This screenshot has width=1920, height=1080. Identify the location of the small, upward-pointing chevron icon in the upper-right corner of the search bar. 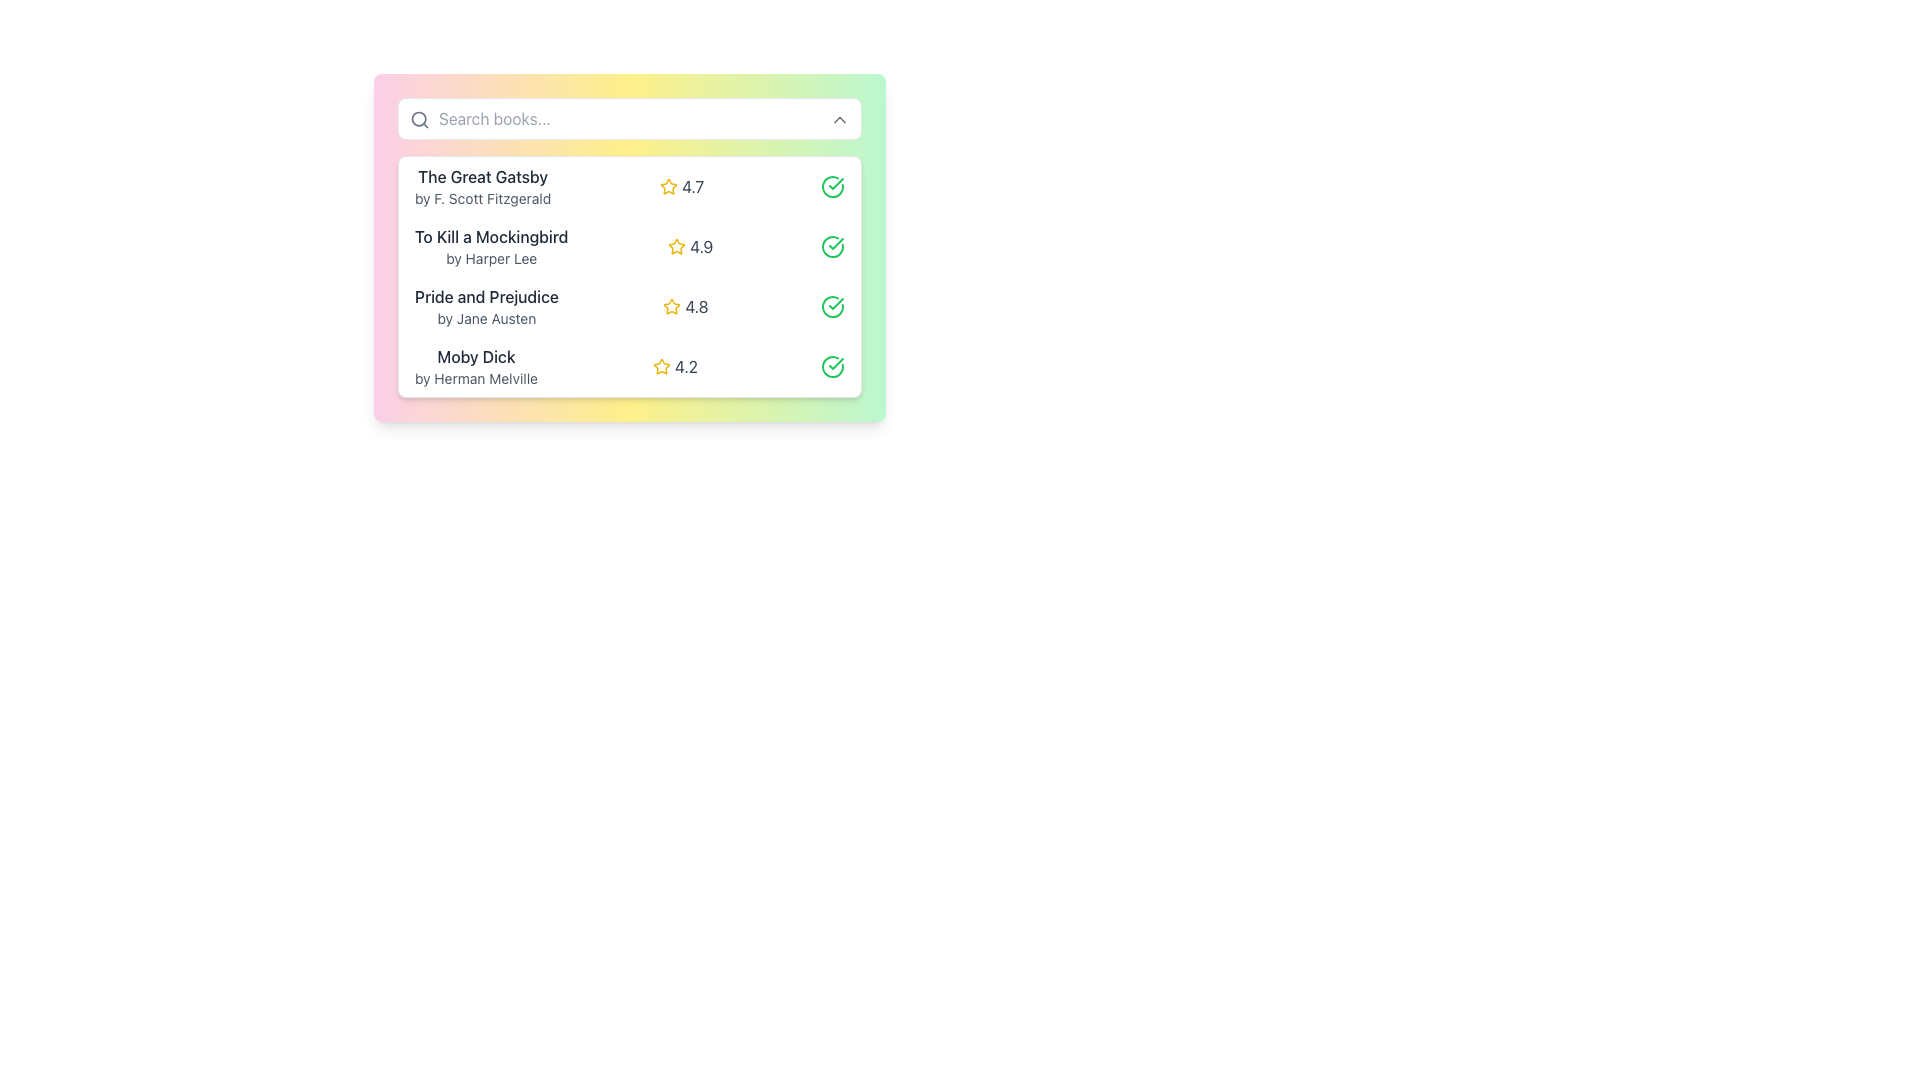
(840, 119).